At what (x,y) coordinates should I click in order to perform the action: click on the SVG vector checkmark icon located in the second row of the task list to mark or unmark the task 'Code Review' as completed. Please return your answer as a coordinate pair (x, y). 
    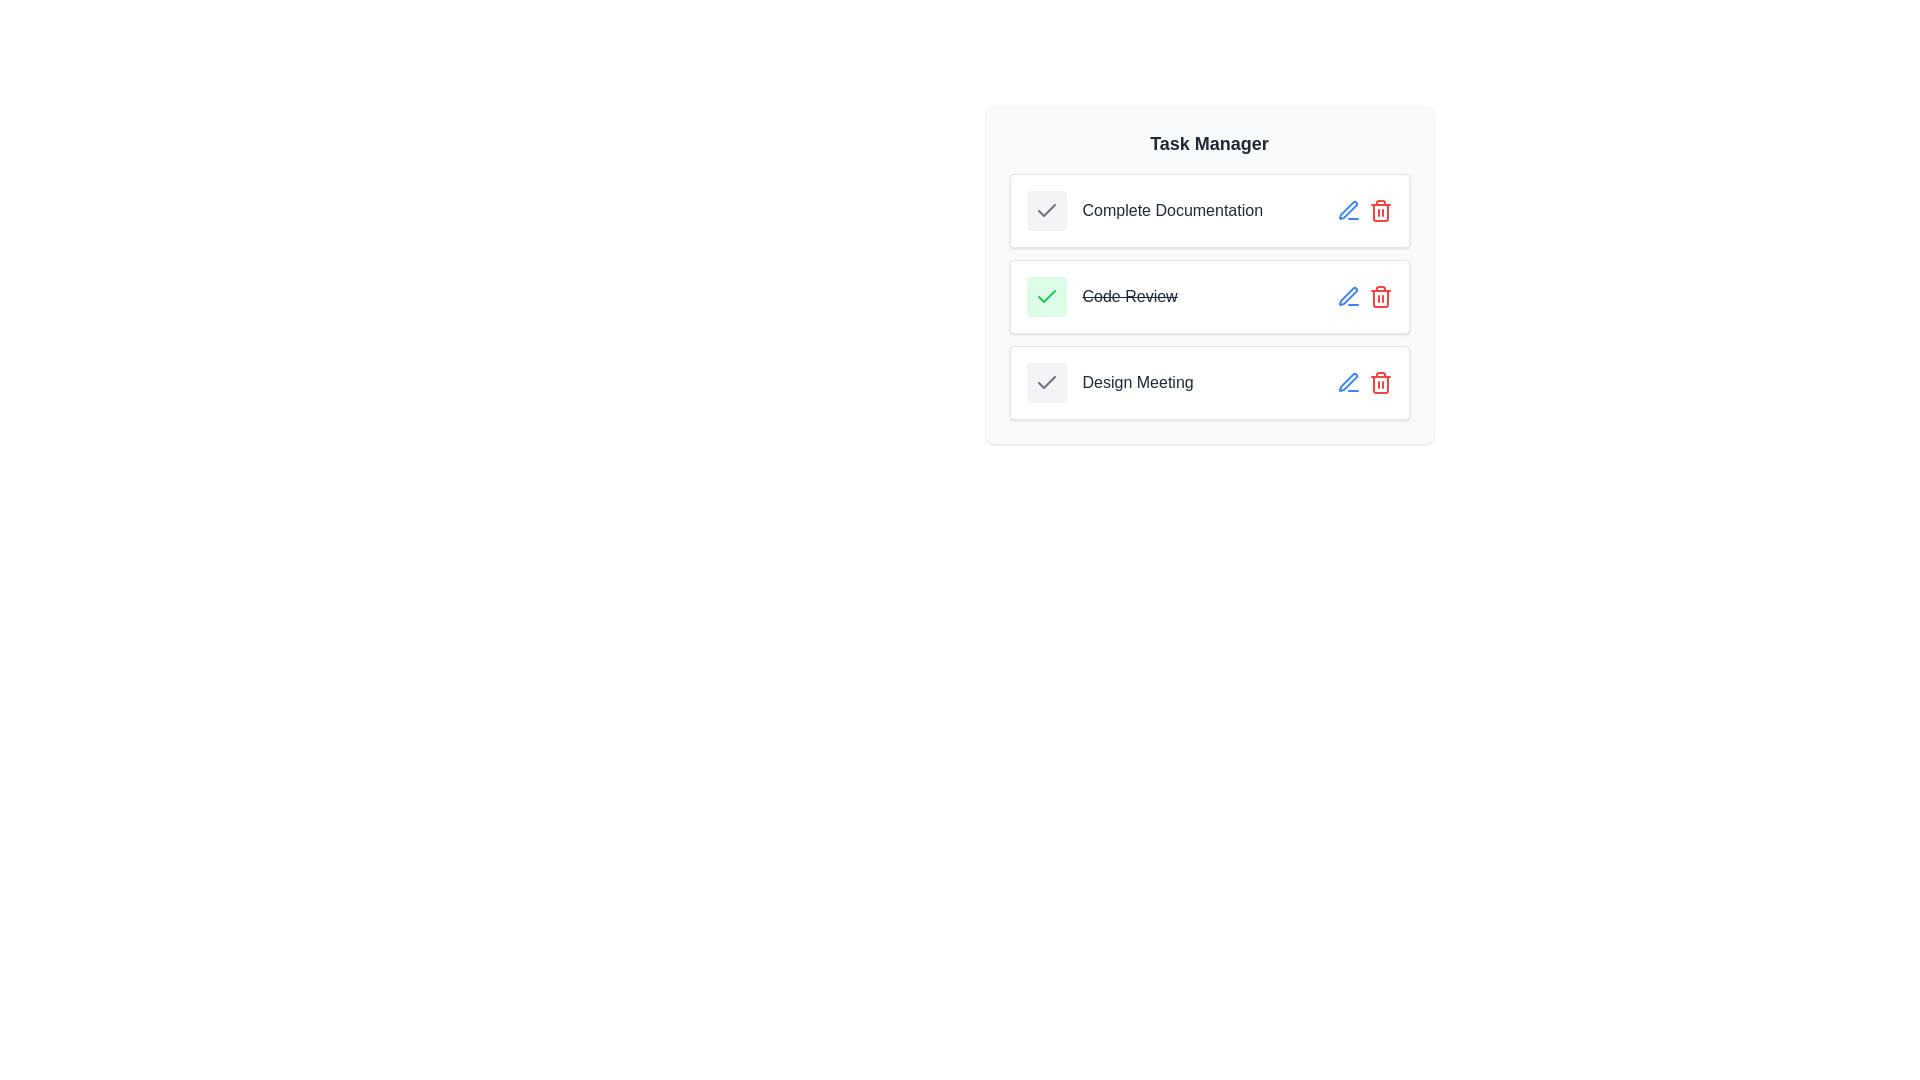
    Looking at the image, I should click on (1045, 296).